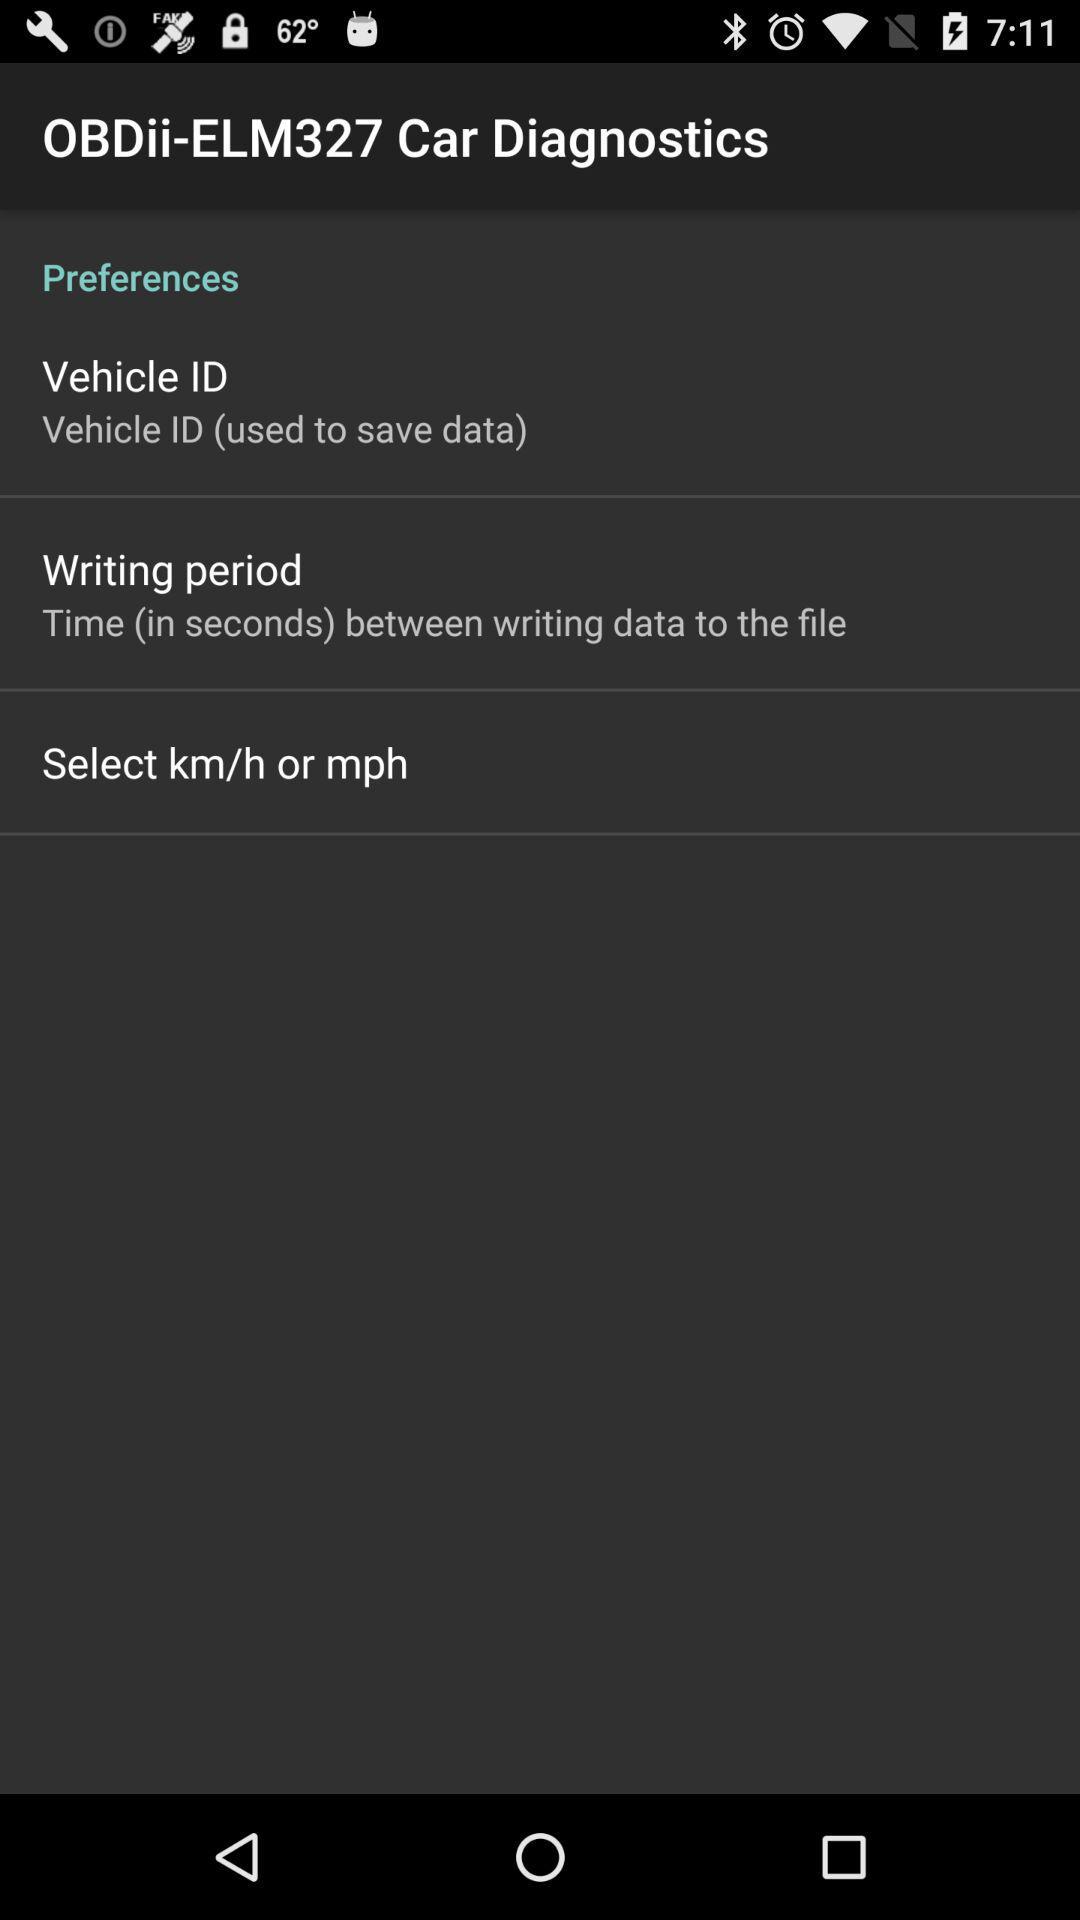 Image resolution: width=1080 pixels, height=1920 pixels. I want to click on select km h icon, so click(225, 761).